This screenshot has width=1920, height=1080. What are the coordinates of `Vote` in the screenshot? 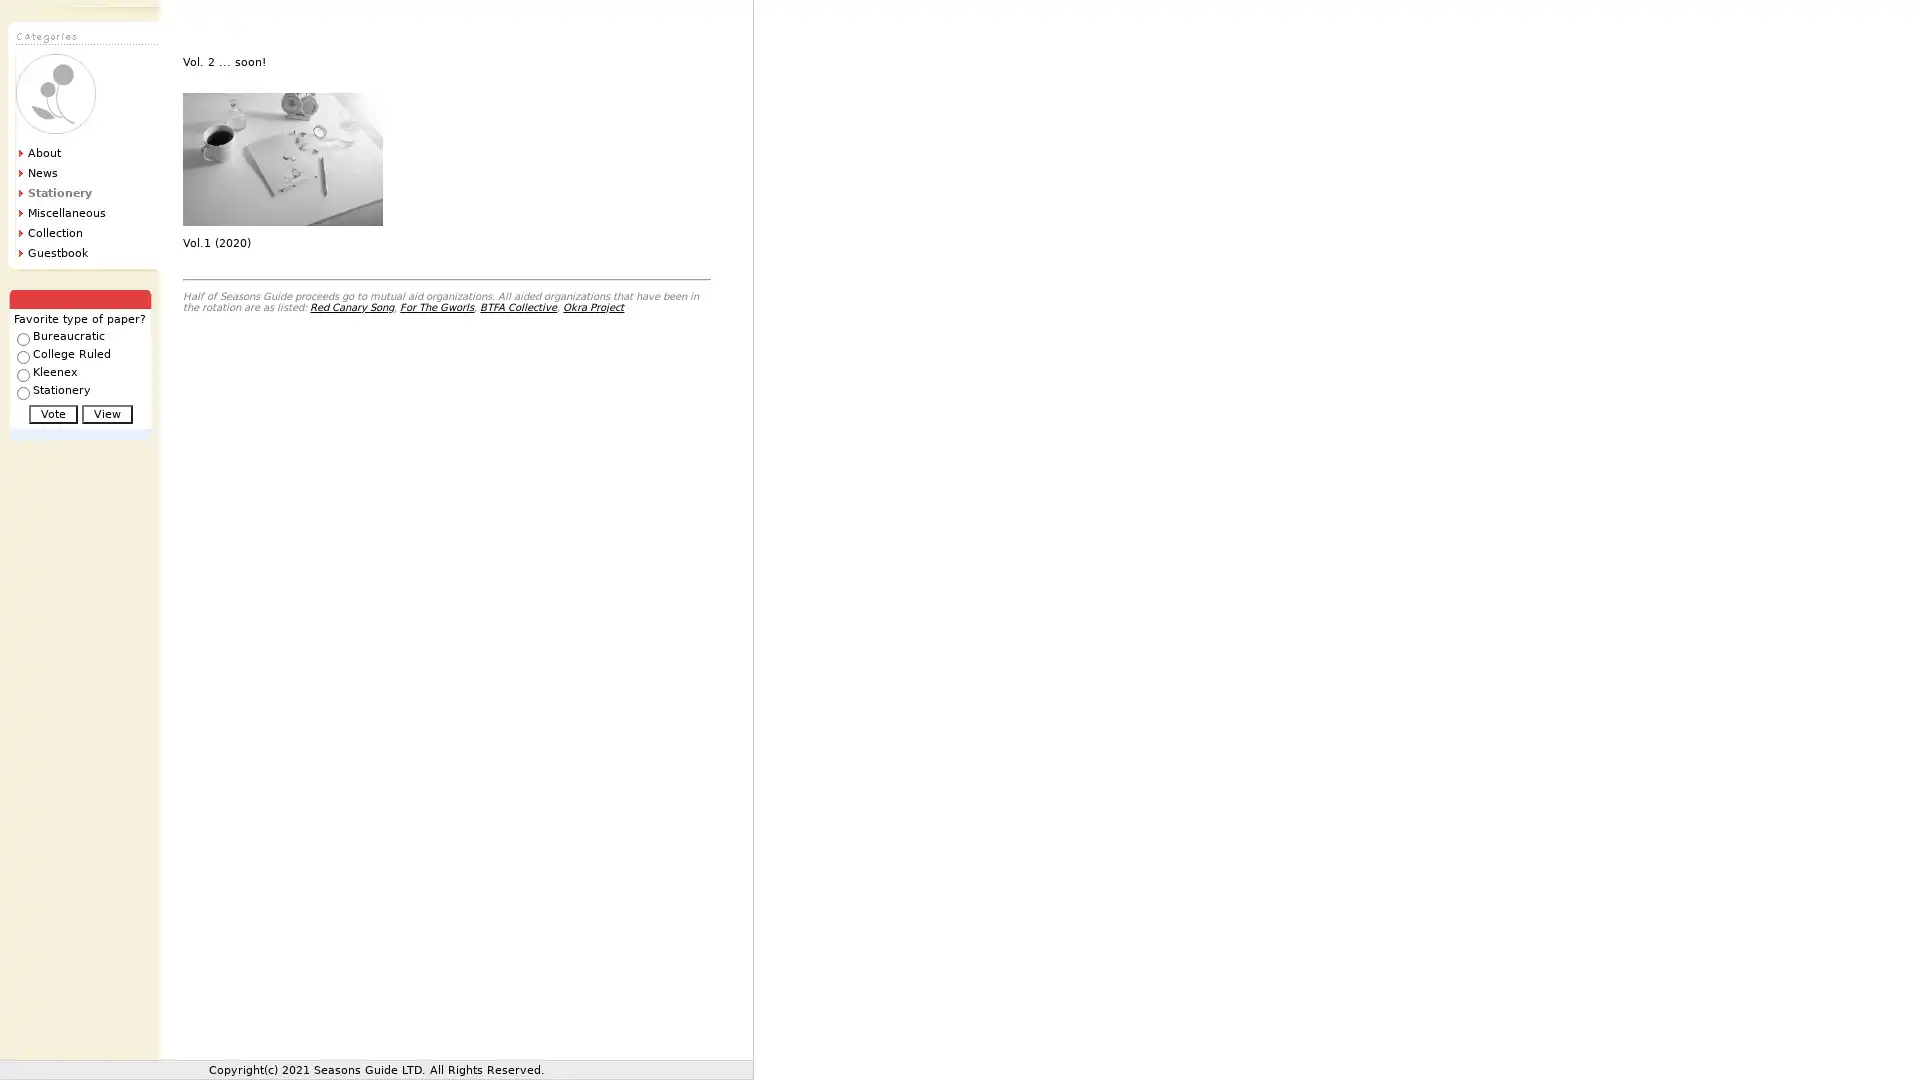 It's located at (52, 413).